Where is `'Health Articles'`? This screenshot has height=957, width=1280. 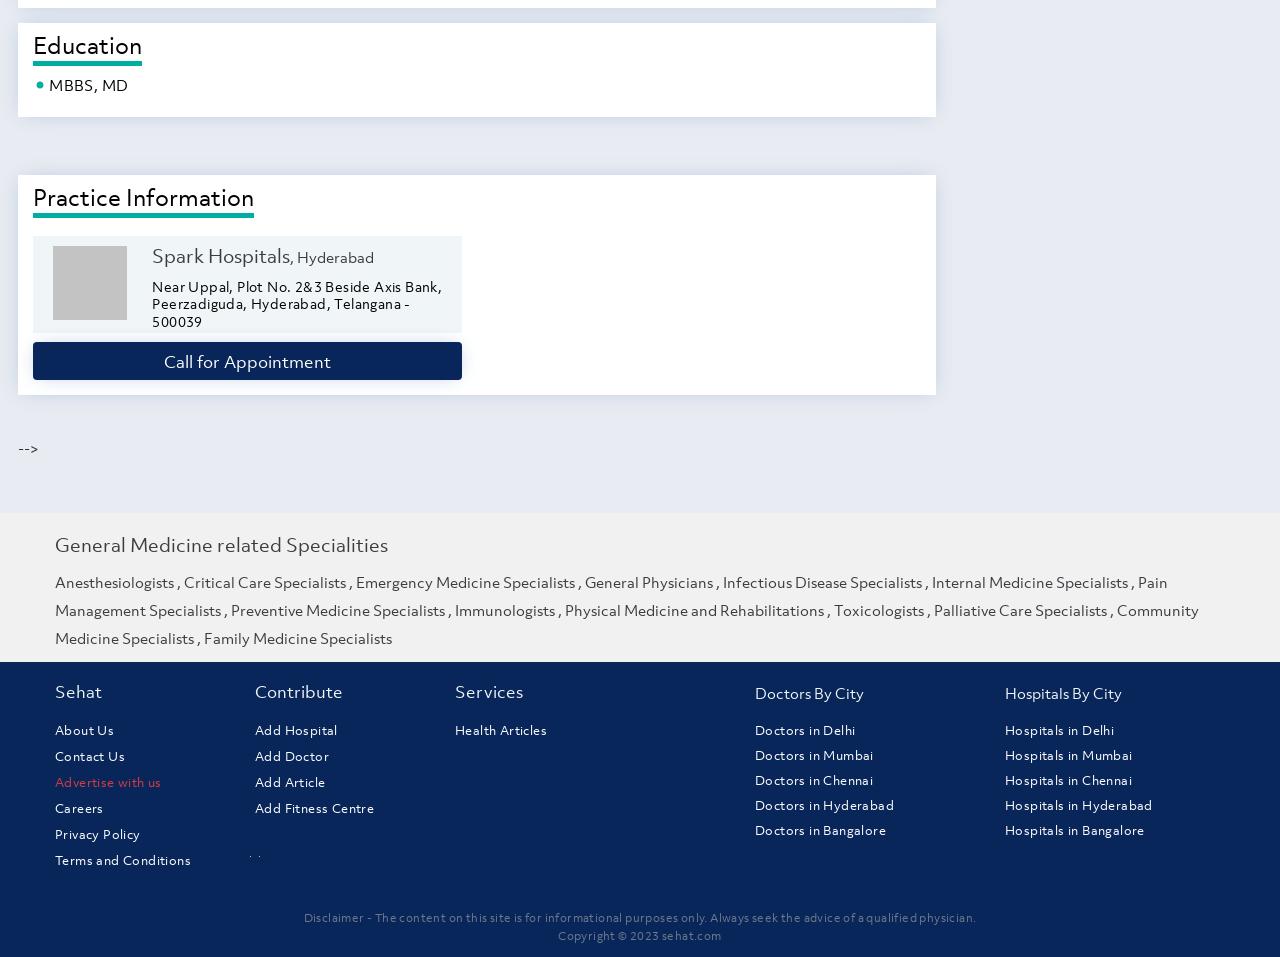 'Health Articles' is located at coordinates (500, 730).